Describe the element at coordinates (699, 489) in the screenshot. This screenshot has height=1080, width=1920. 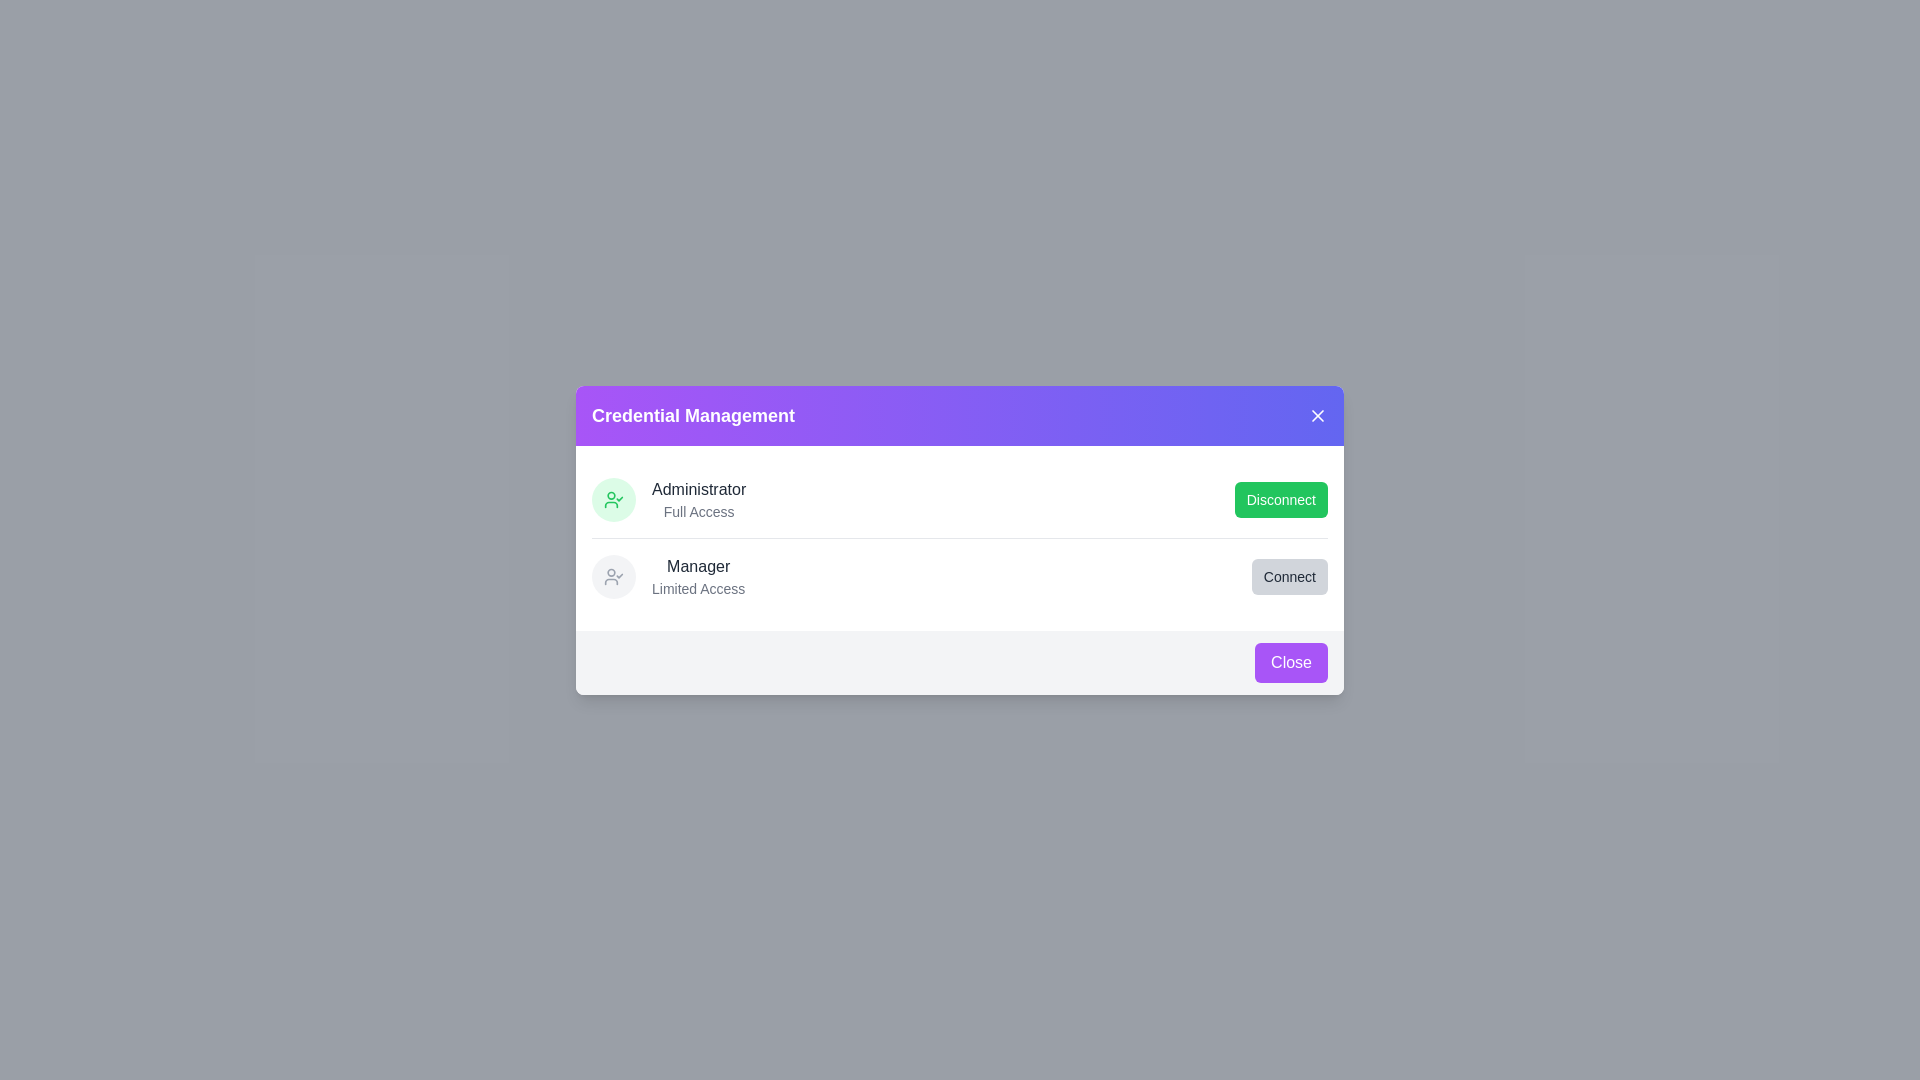
I see `the label representing the user role located in the 'Credential Management' panel, next to the green user icon and above the 'Full Access' label` at that location.